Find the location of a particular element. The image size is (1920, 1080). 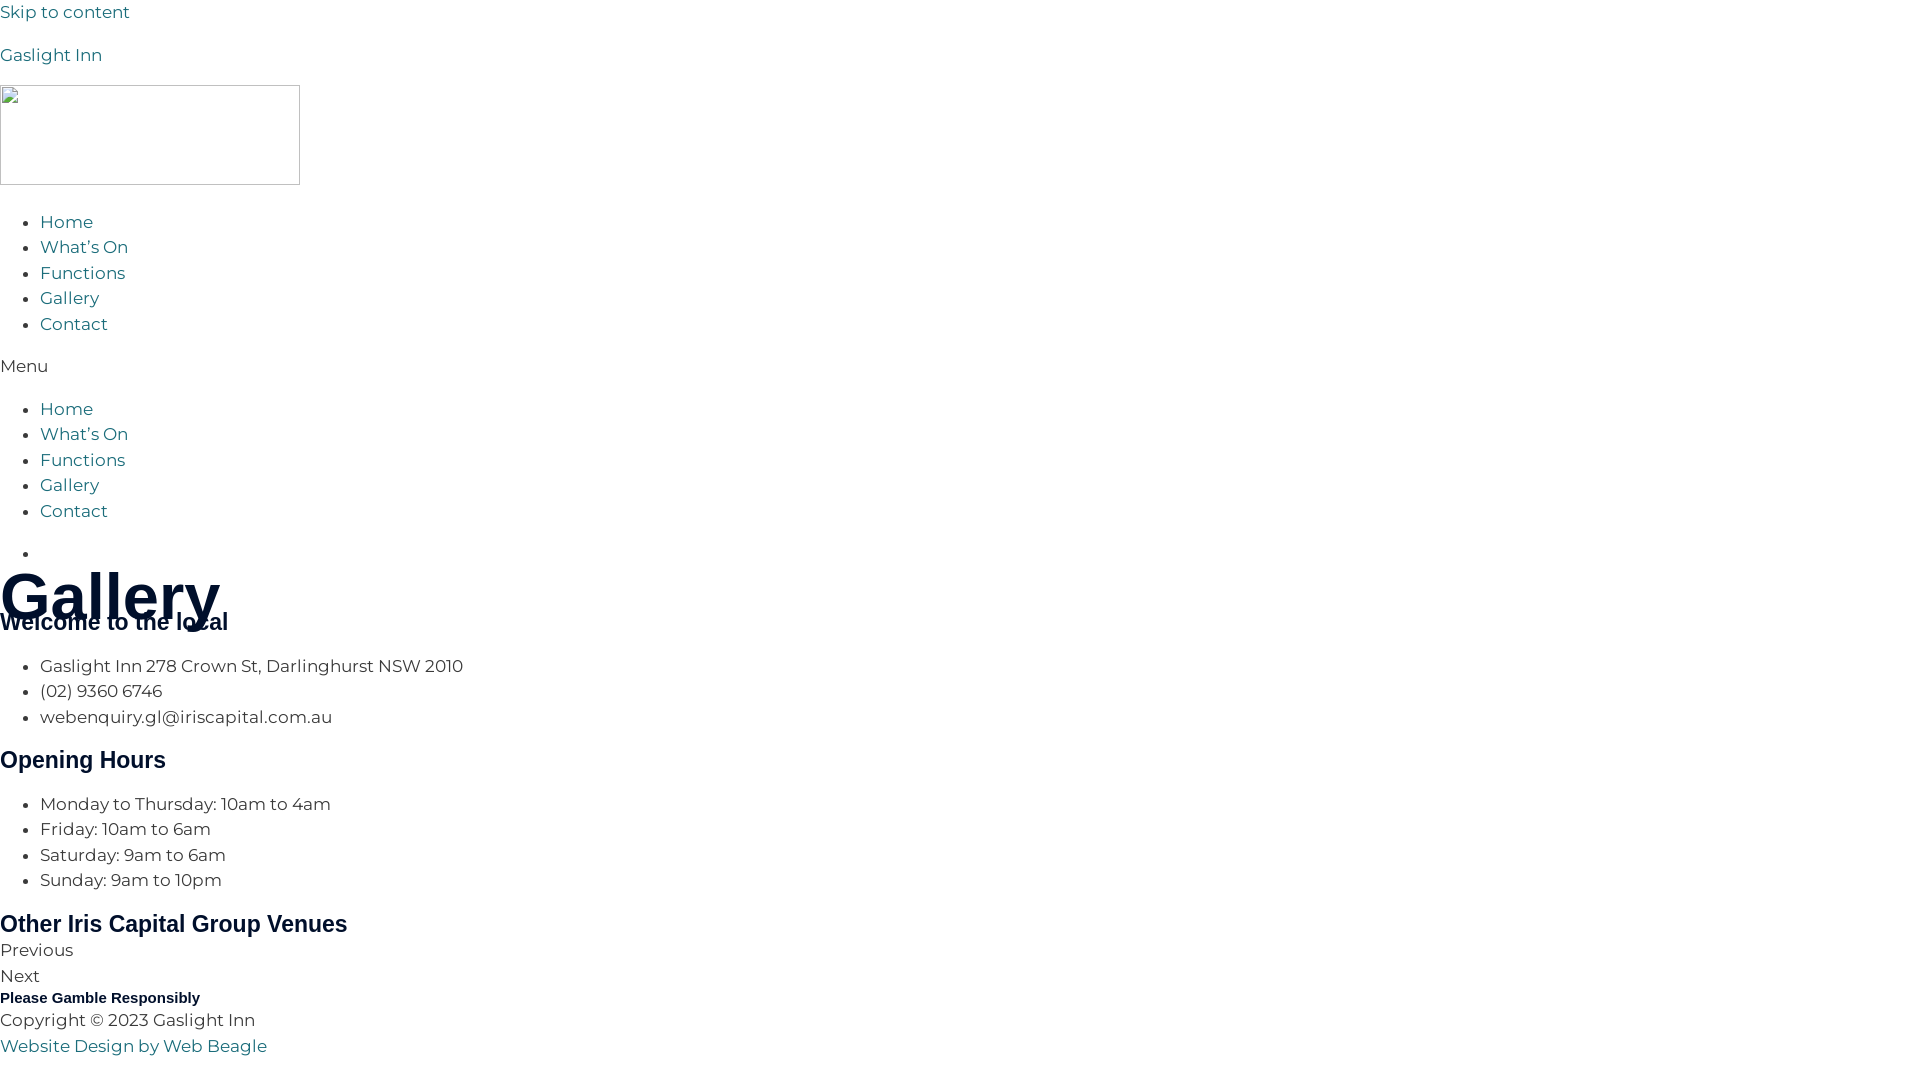

'Gallery' is located at coordinates (69, 297).